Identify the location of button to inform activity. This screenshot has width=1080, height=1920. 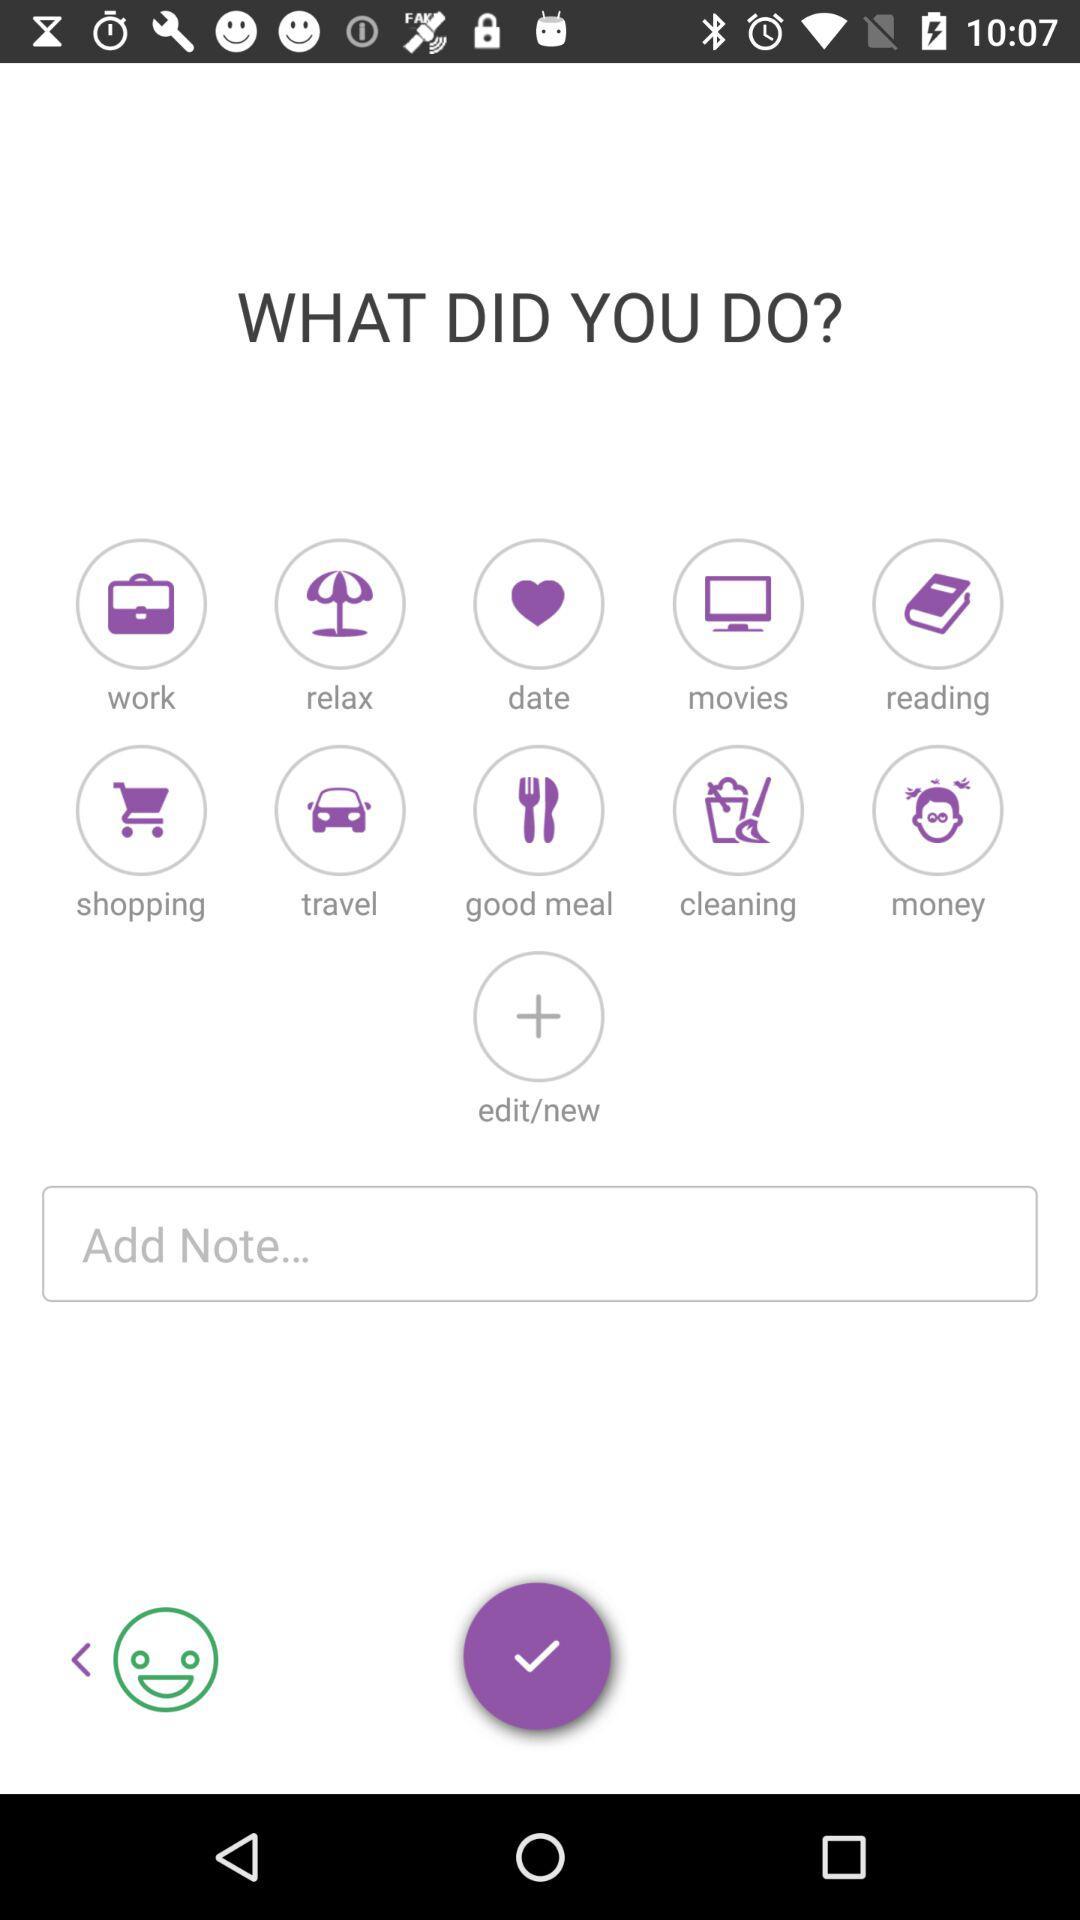
(339, 603).